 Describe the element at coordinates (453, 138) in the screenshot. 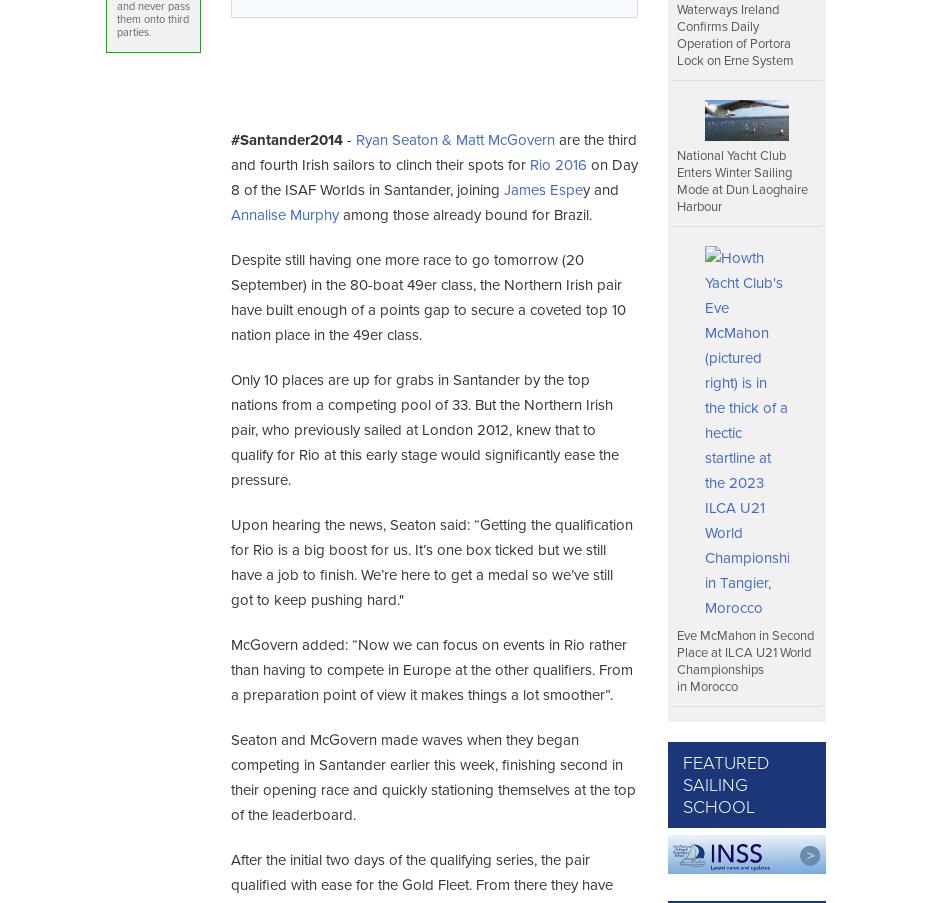

I see `'Ryan Seaton & Matt McGovern'` at that location.